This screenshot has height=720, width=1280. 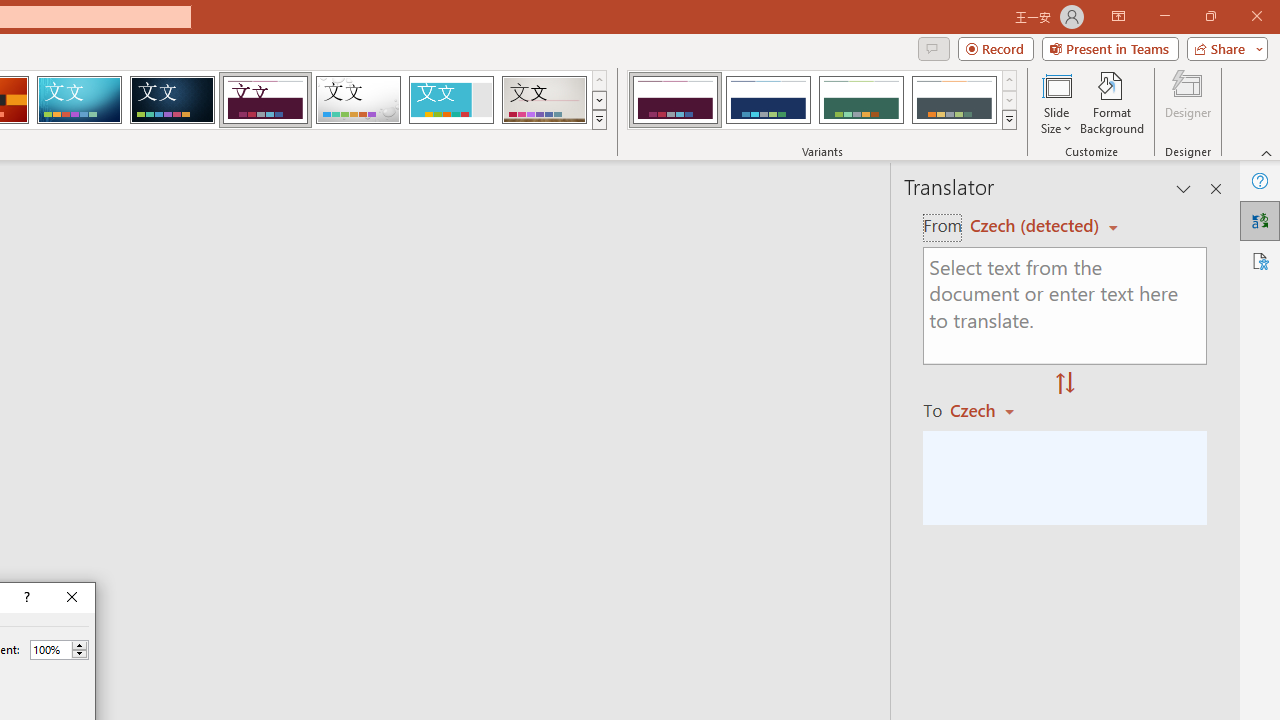 What do you see at coordinates (1111, 103) in the screenshot?
I see `'Format Background'` at bounding box center [1111, 103].